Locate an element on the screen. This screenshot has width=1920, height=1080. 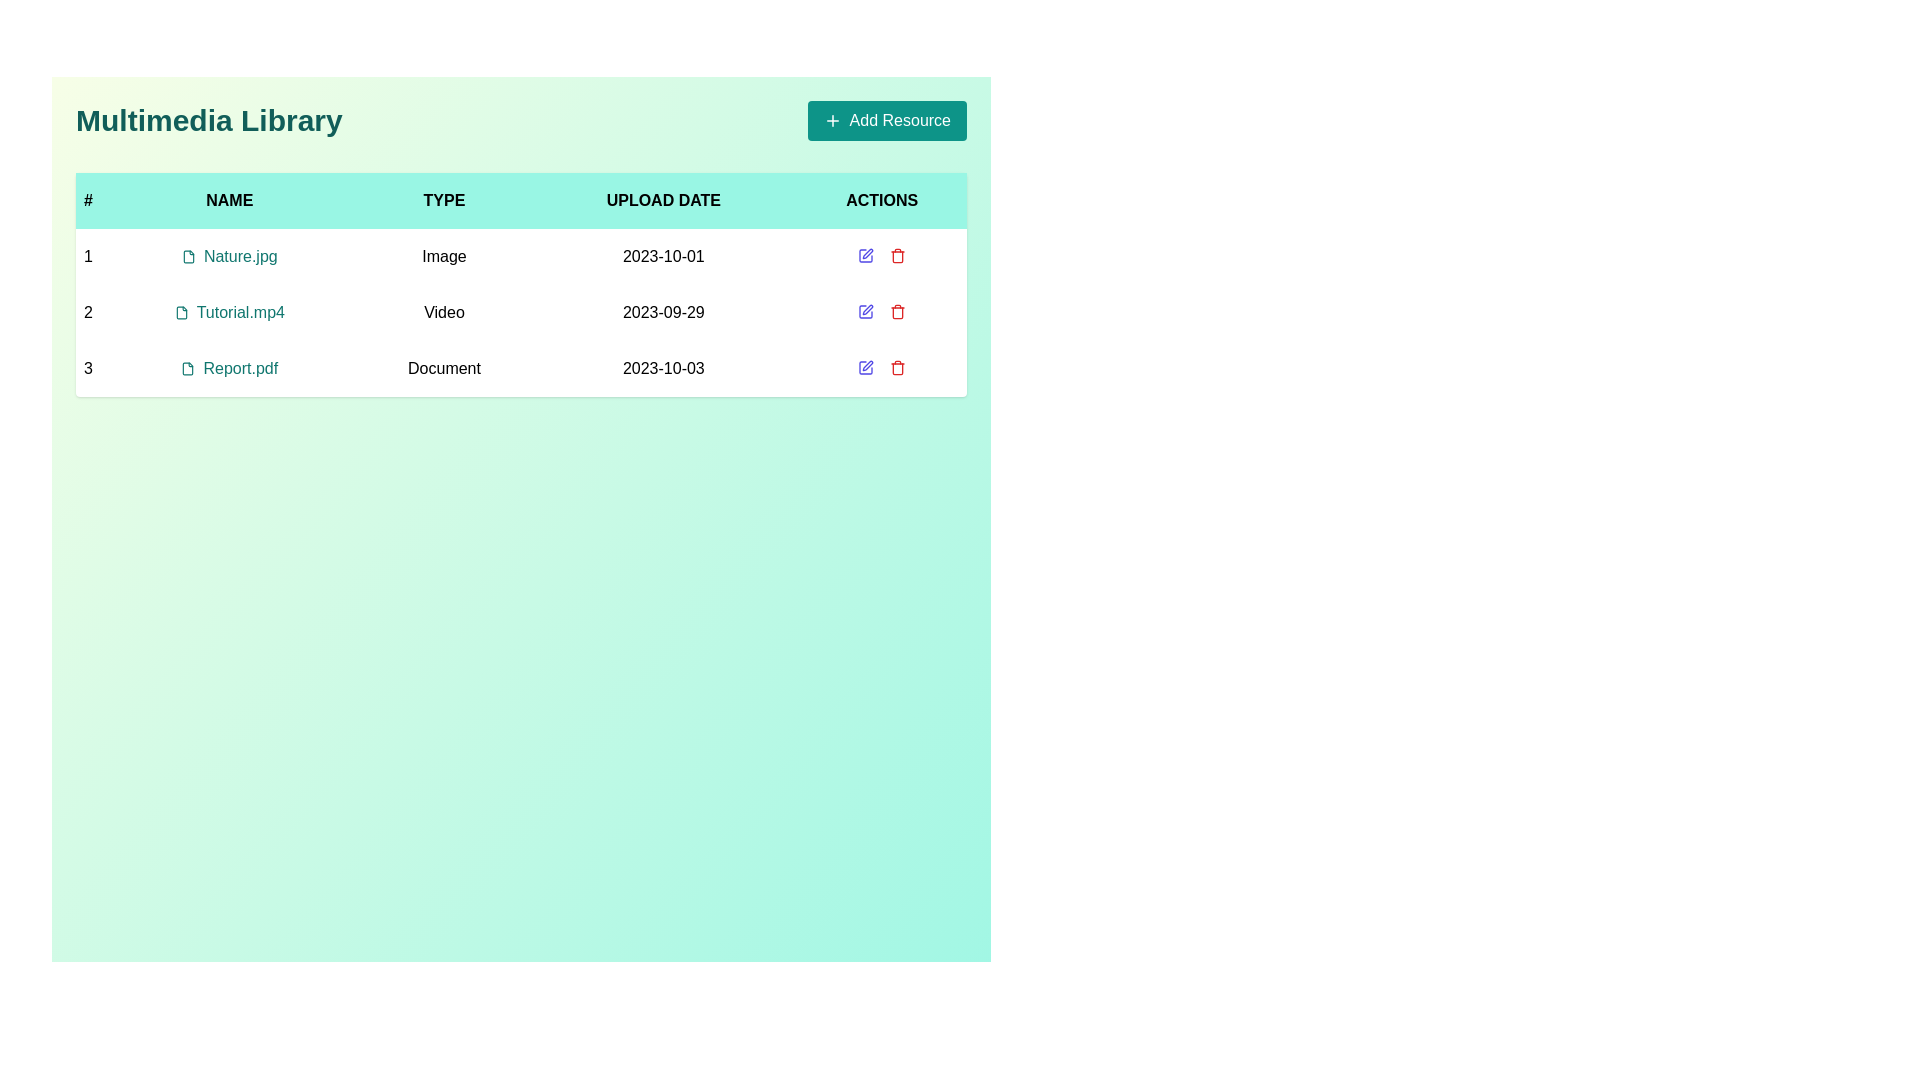
the SVG icon resembling a file, which is located in the first row of the 'Multimedia Library' table next to the text 'Nature.jpg' is located at coordinates (188, 256).